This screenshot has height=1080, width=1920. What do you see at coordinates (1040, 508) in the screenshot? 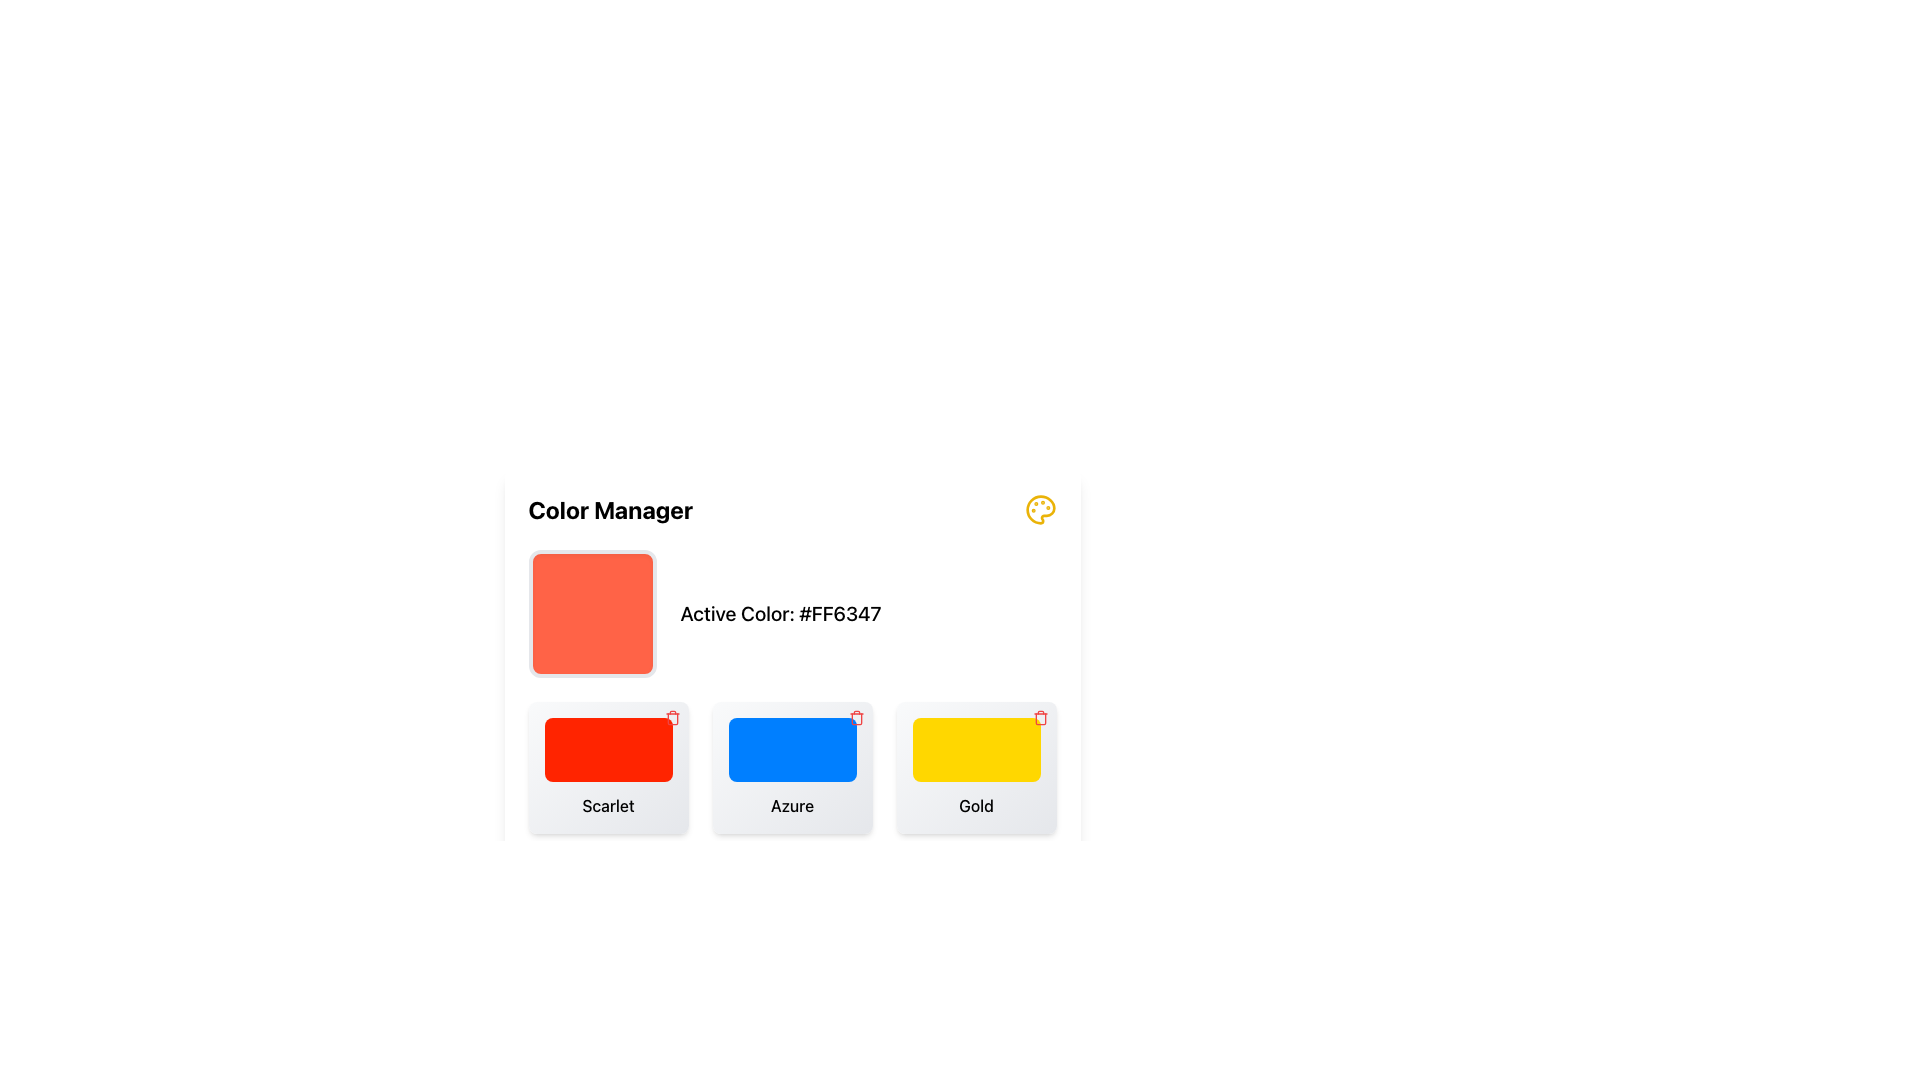
I see `the yellow palette icon located to the right of the 'Color Manager' text in the header section to invoke color management actions` at bounding box center [1040, 508].